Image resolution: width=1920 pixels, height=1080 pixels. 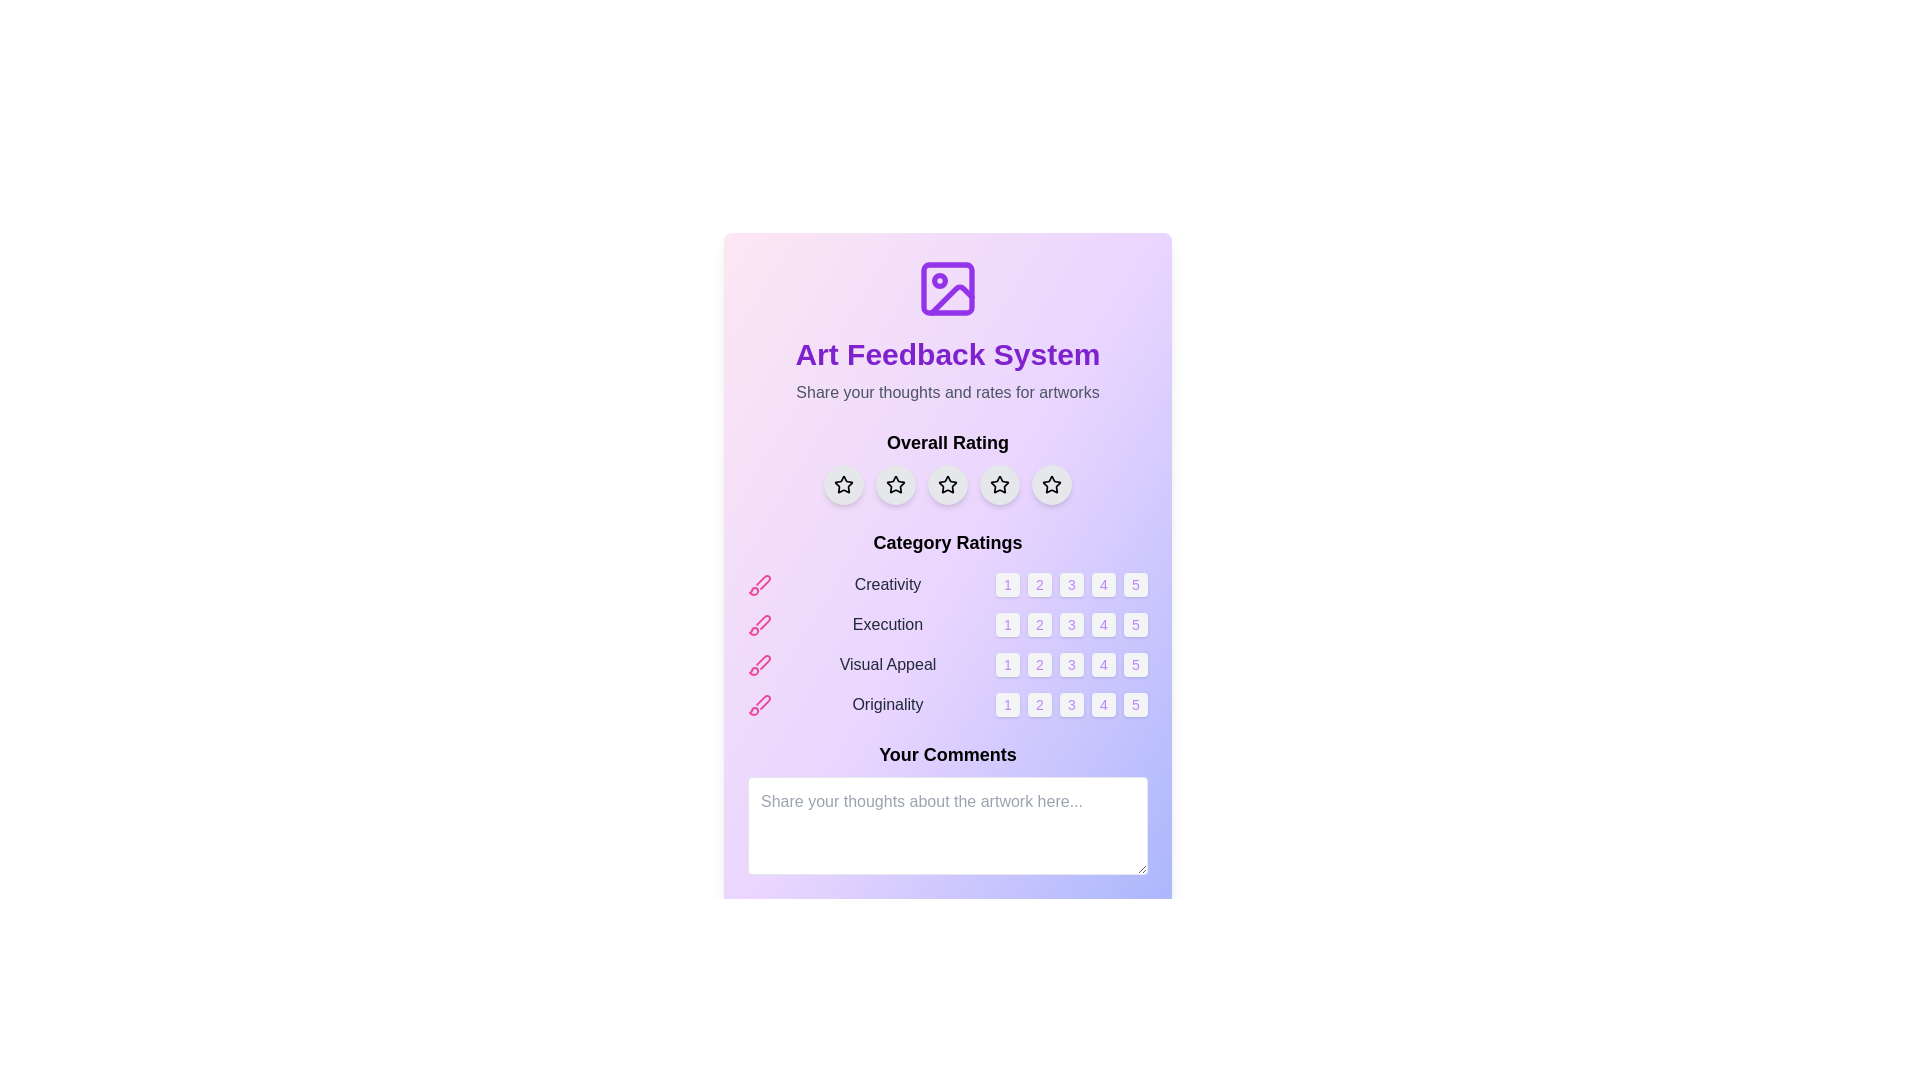 What do you see at coordinates (1070, 664) in the screenshot?
I see `the small, rounded rectangular button displaying the number '3' with a light purple text color, located in the third column of the 'Visual Appeal' row under 'Category Ratings', to observe the visual feedback` at bounding box center [1070, 664].